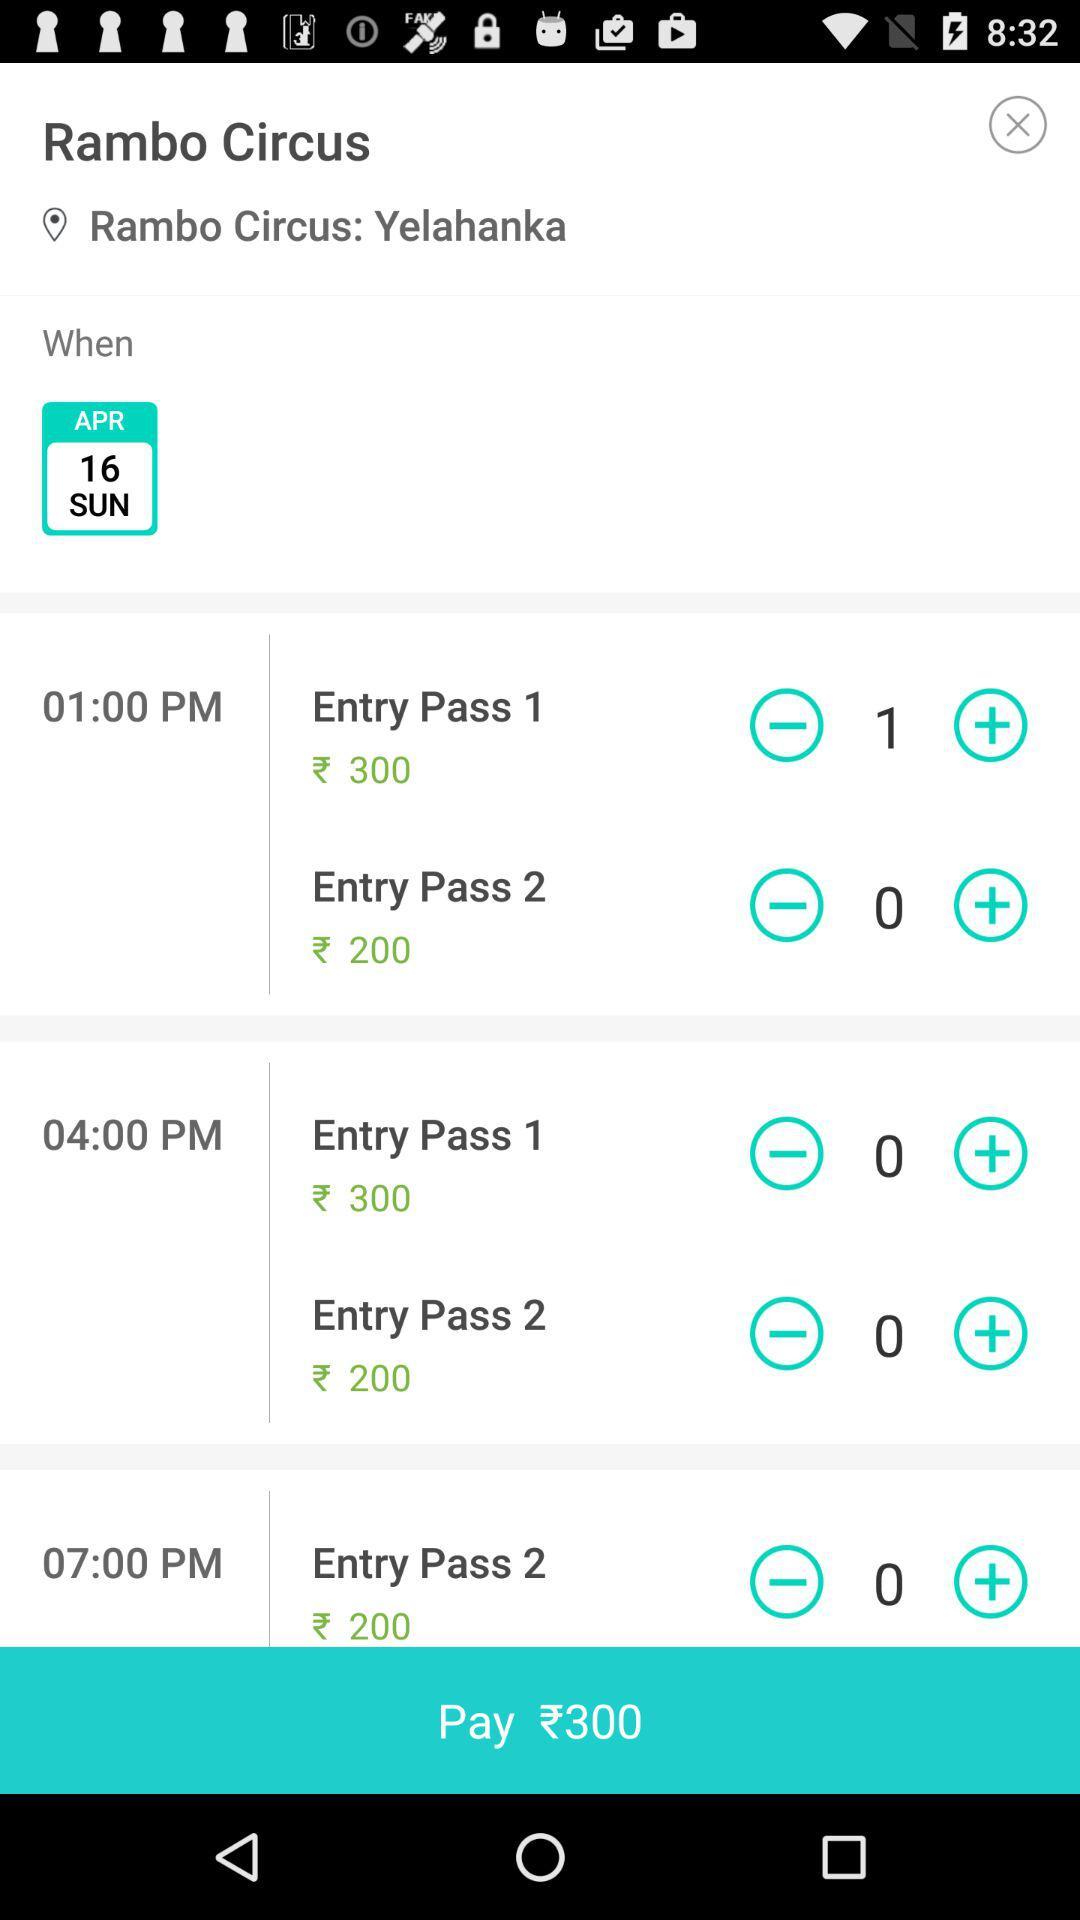  I want to click on another entry pass, so click(990, 724).